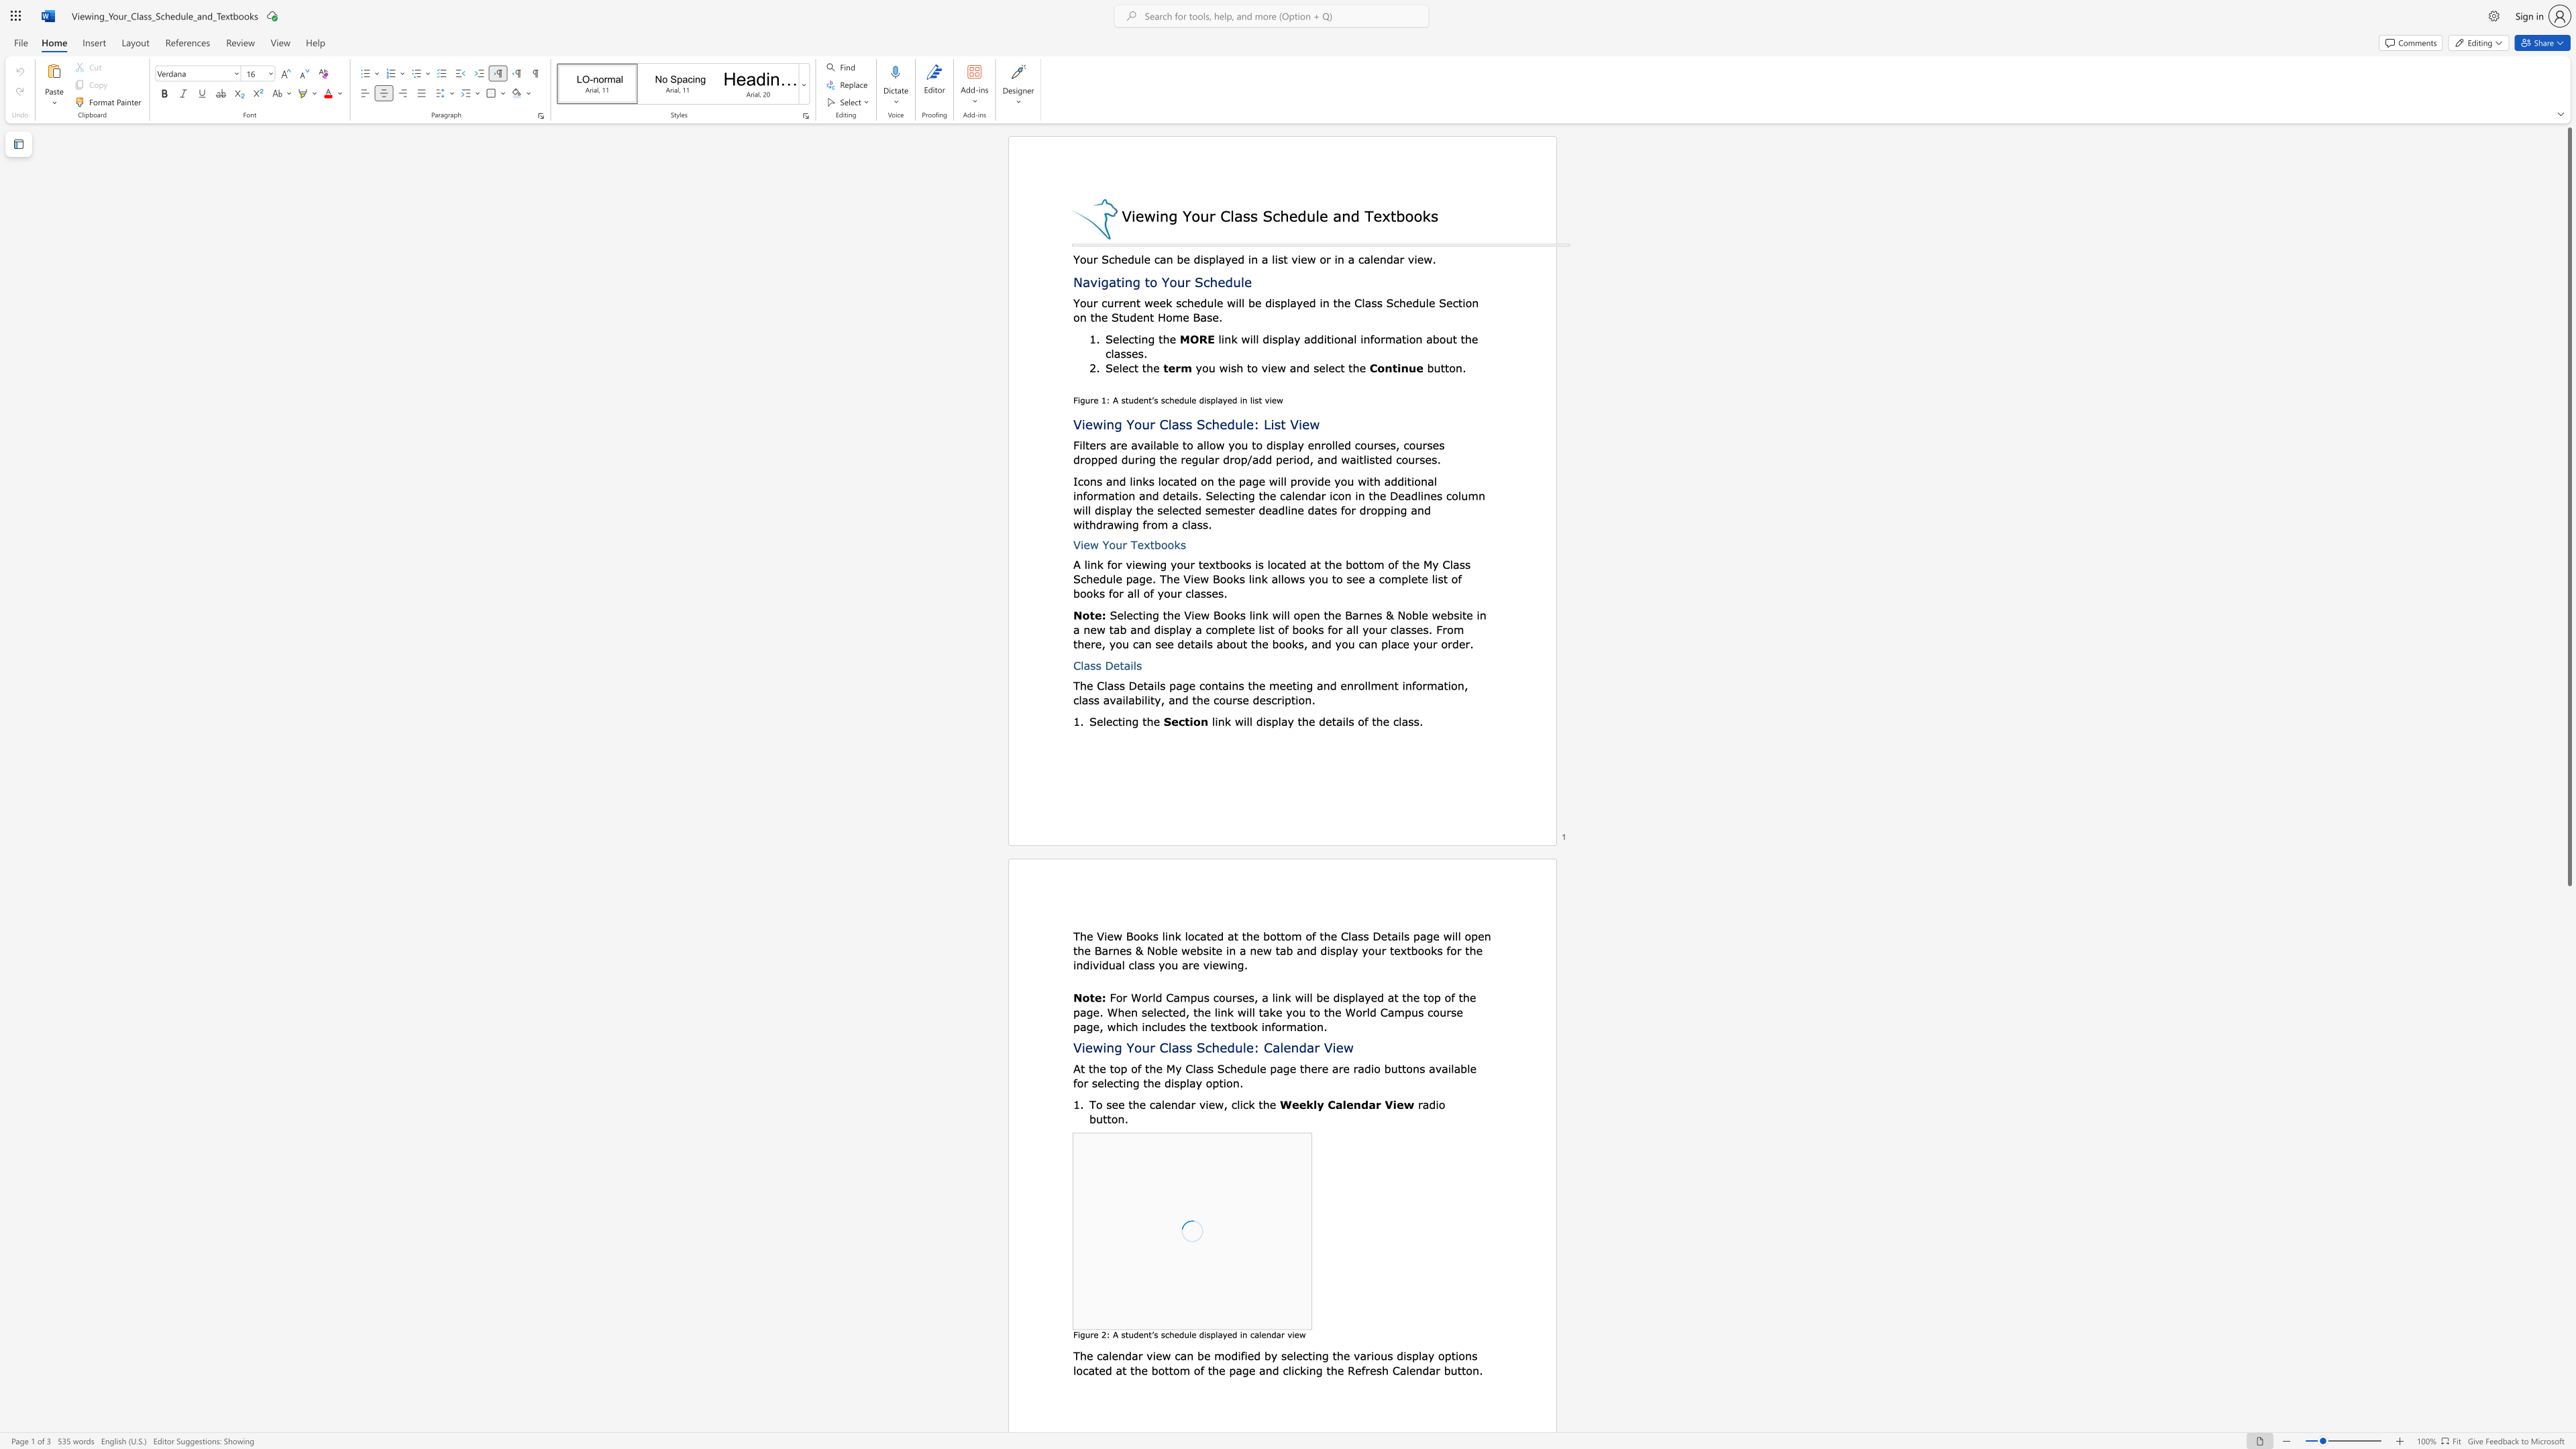  I want to click on the scrollbar on the right, so click(2568, 1072).